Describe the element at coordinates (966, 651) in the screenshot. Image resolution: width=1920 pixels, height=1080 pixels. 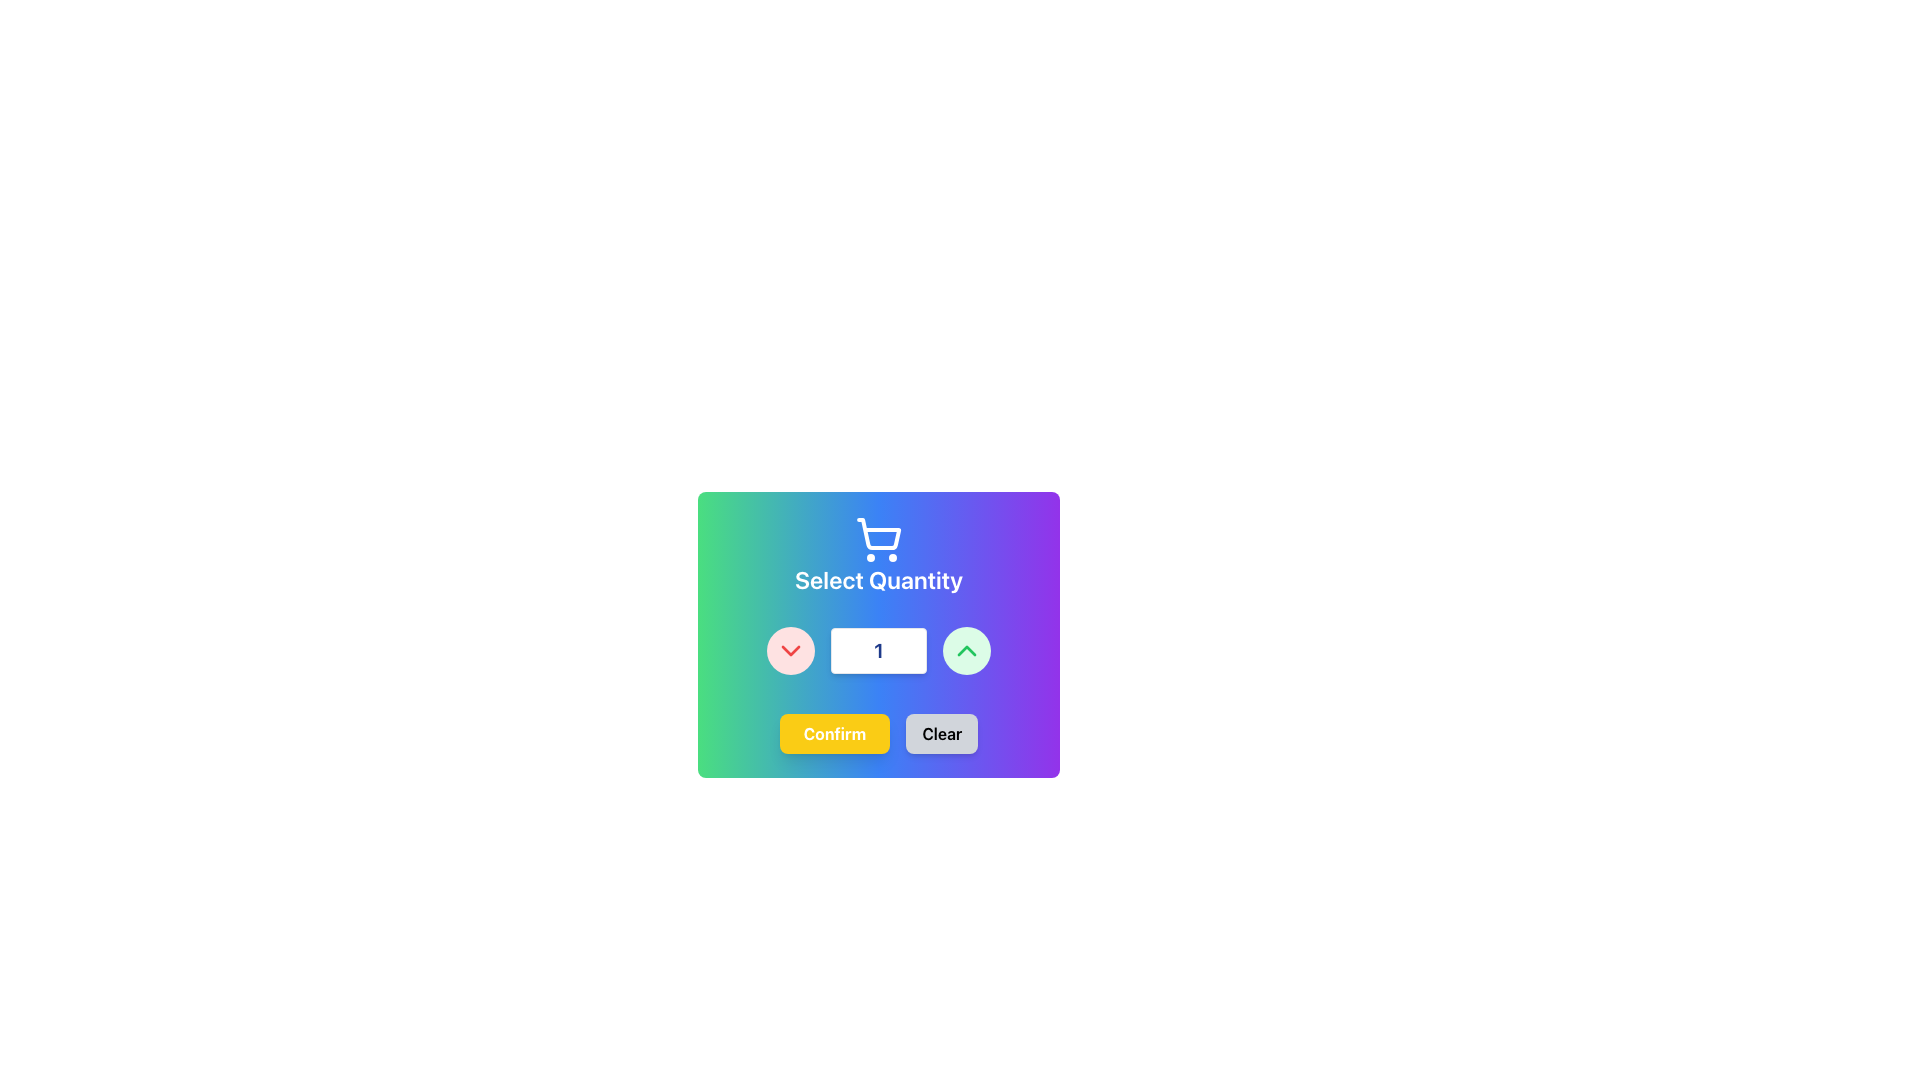
I see `the circular light green button with an upward-pointing chevron icon in the 'Select Quantity' dialog to increase the value` at that location.